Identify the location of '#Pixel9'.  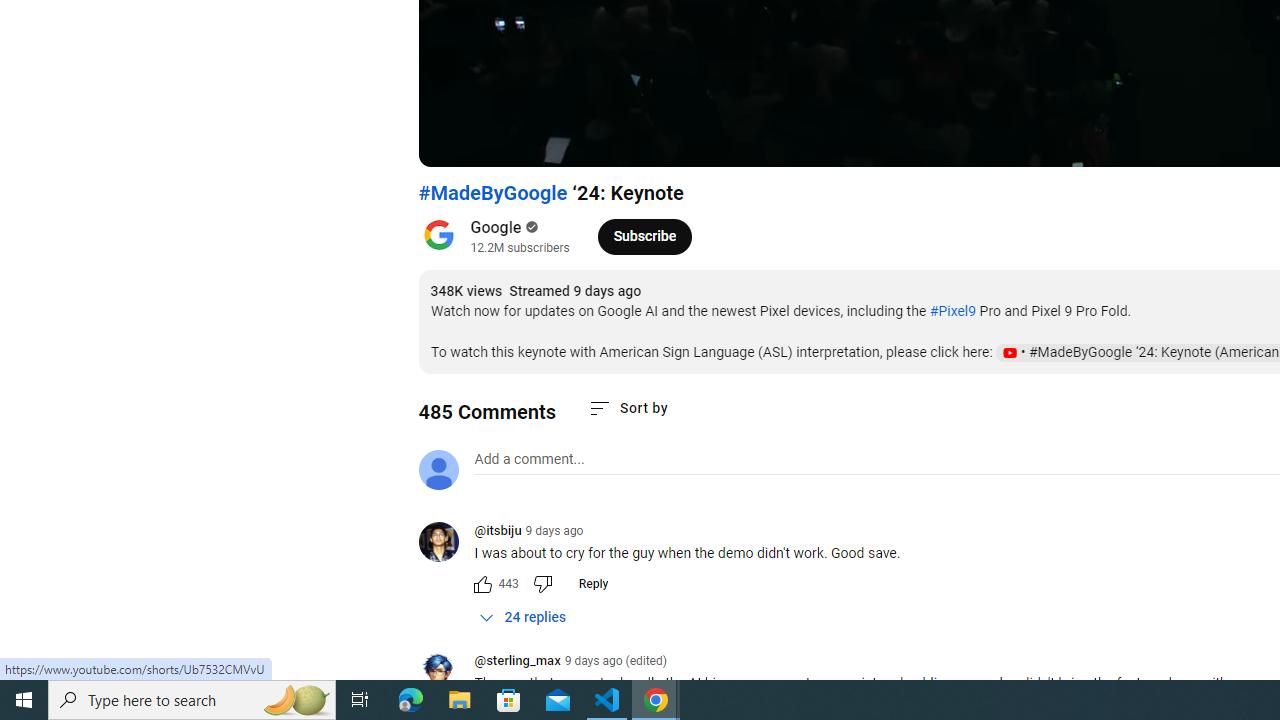
(951, 311).